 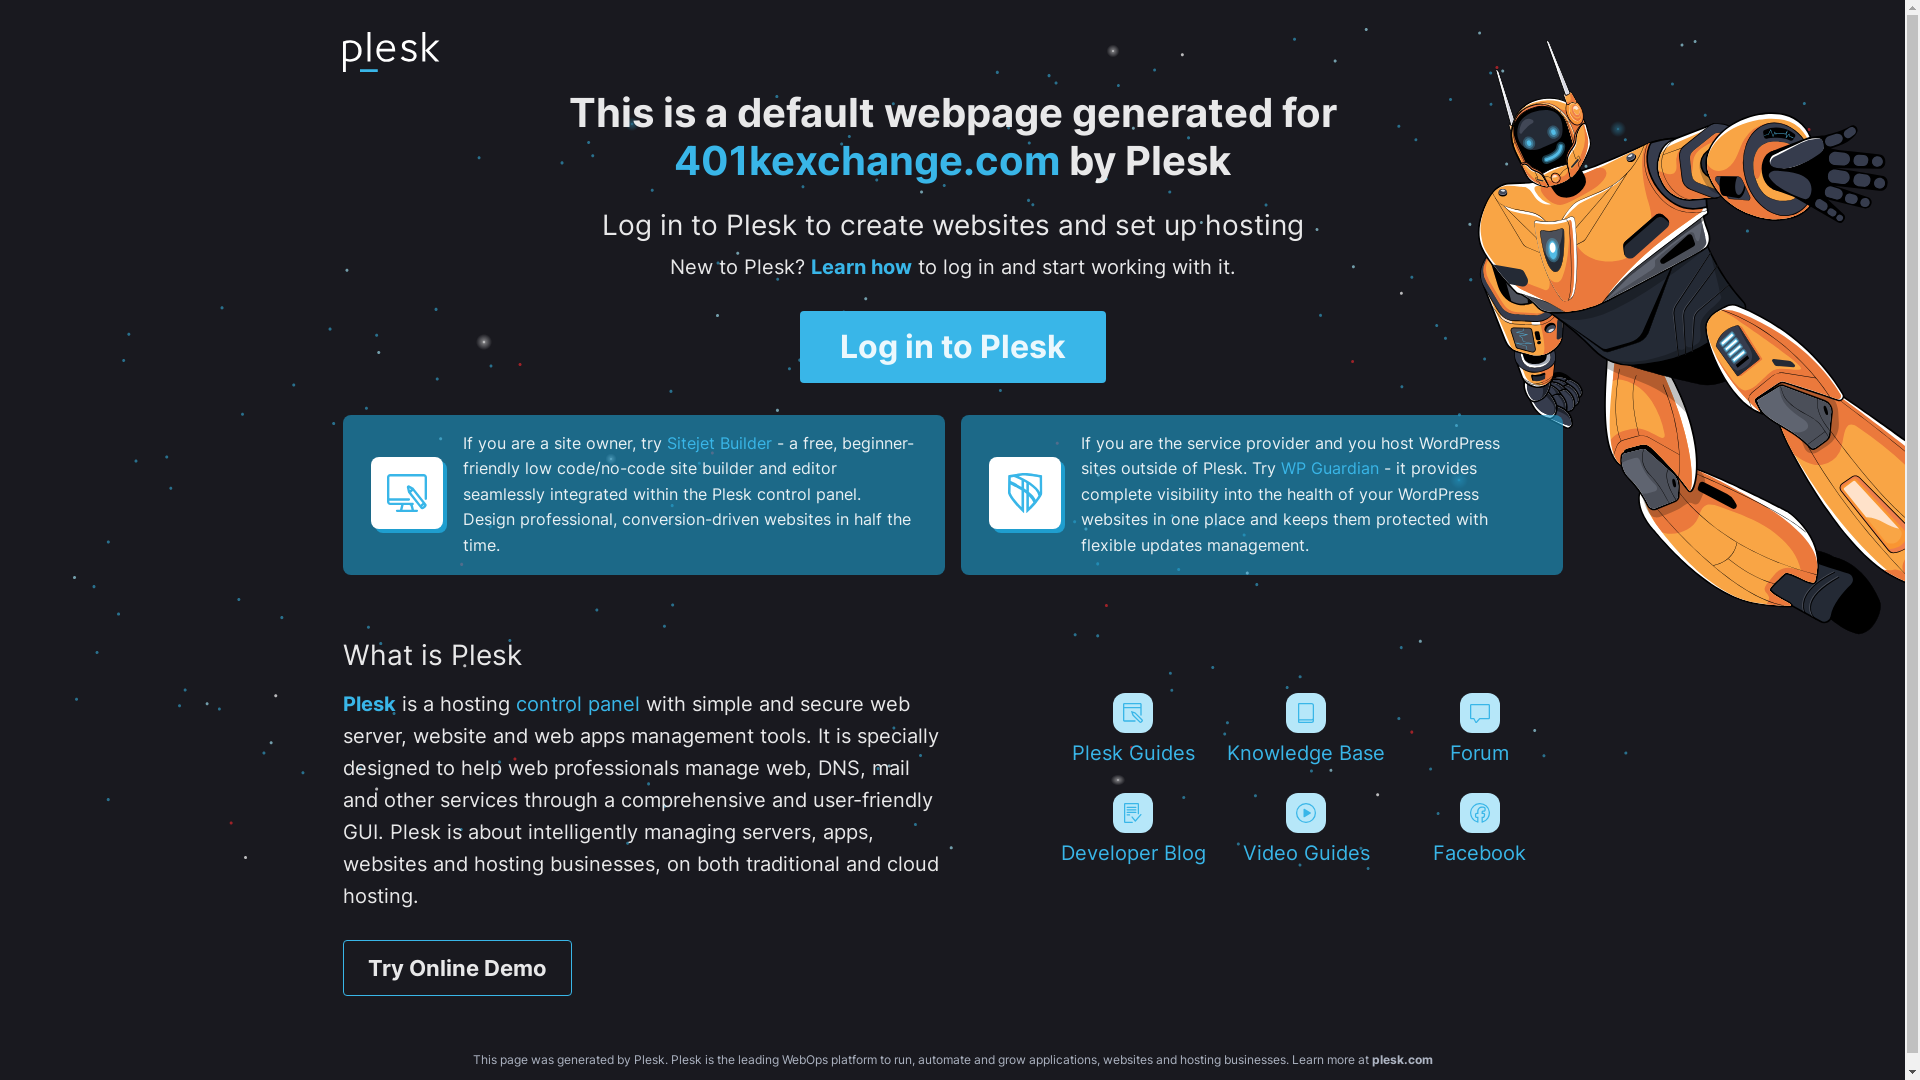 What do you see at coordinates (1479, 829) in the screenshot?
I see `'Facebook'` at bounding box center [1479, 829].